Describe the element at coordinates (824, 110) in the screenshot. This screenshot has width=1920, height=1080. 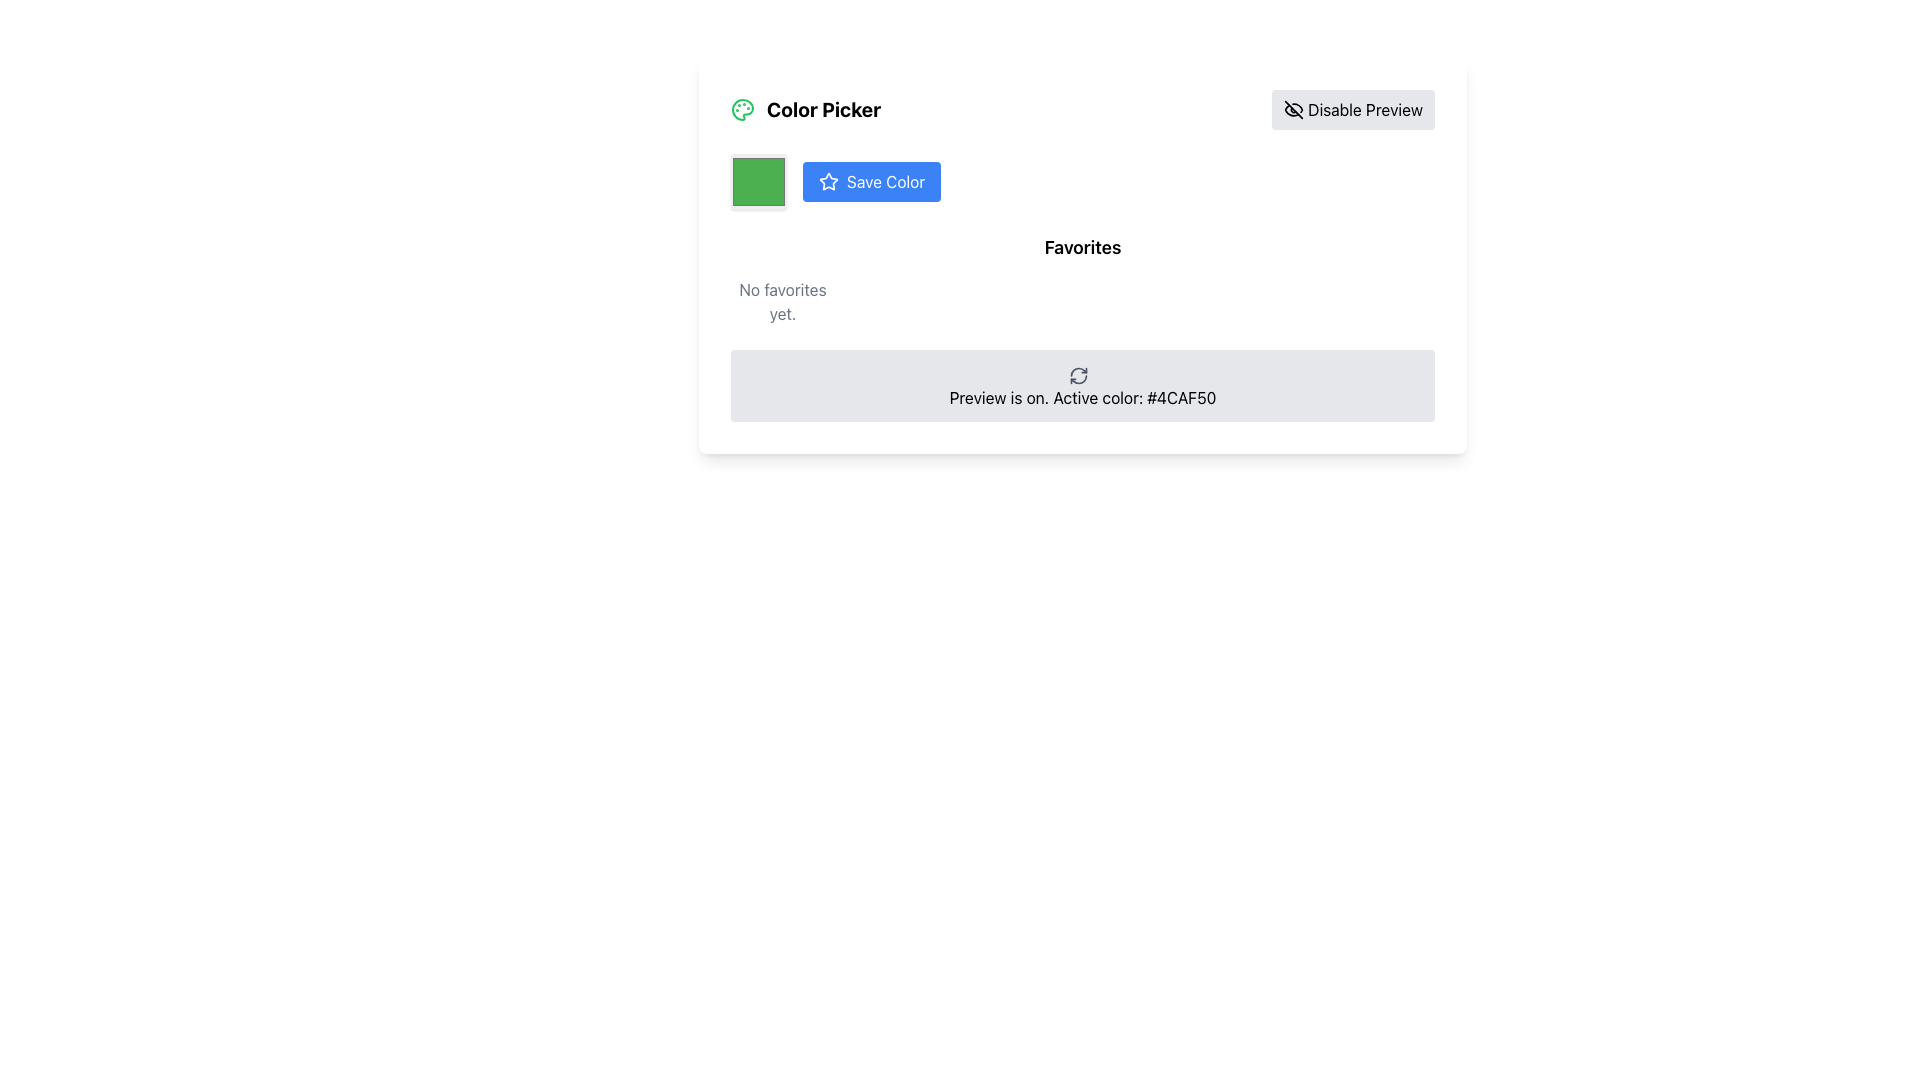
I see `the 'Color Picker' text label, which is bold, extra-large, and styled in a sans-serif font, positioned to the right of a palette icon in the top-left section of the interface` at that location.